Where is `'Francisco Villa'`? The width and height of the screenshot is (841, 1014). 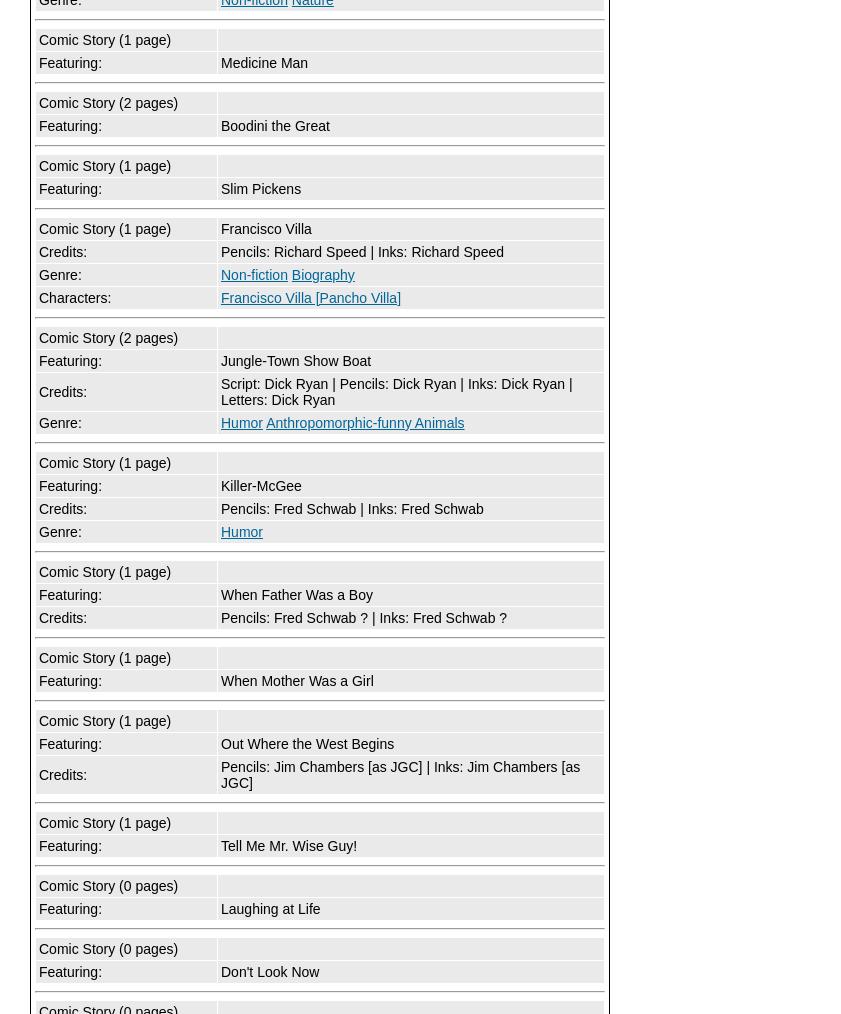 'Francisco Villa' is located at coordinates (220, 227).